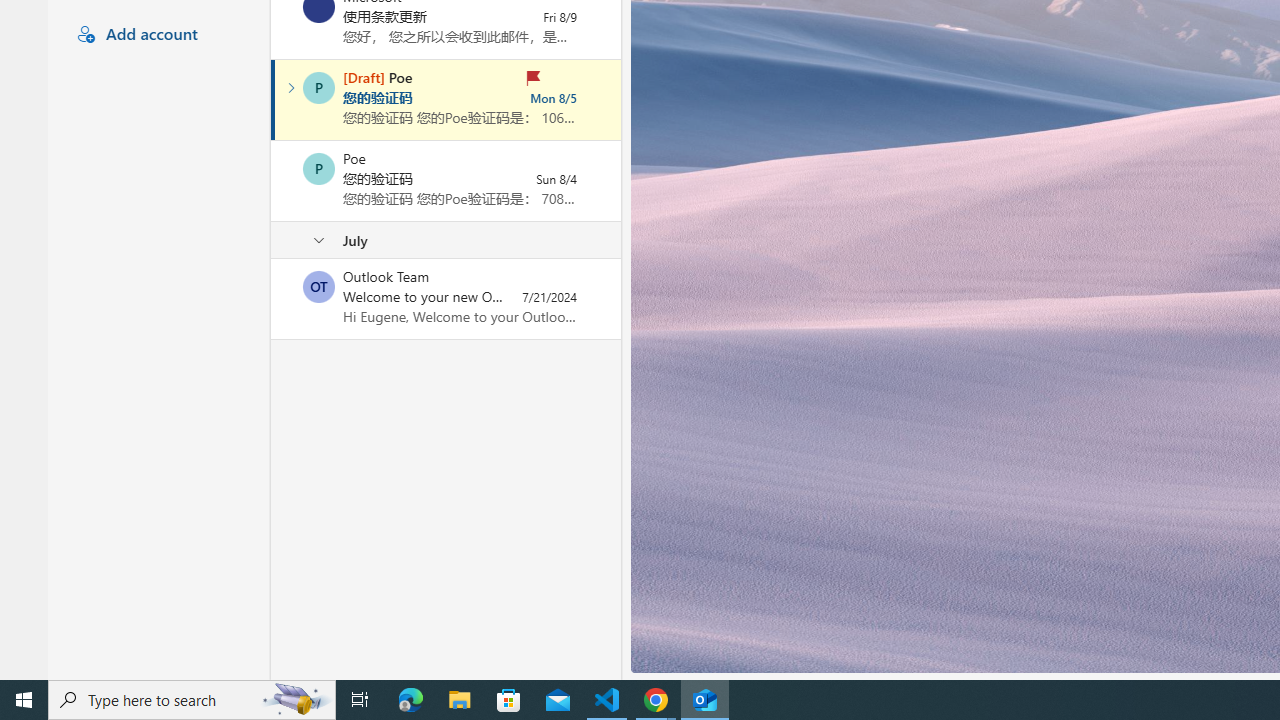  Describe the element at coordinates (290, 87) in the screenshot. I see `'Expand conversation'` at that location.